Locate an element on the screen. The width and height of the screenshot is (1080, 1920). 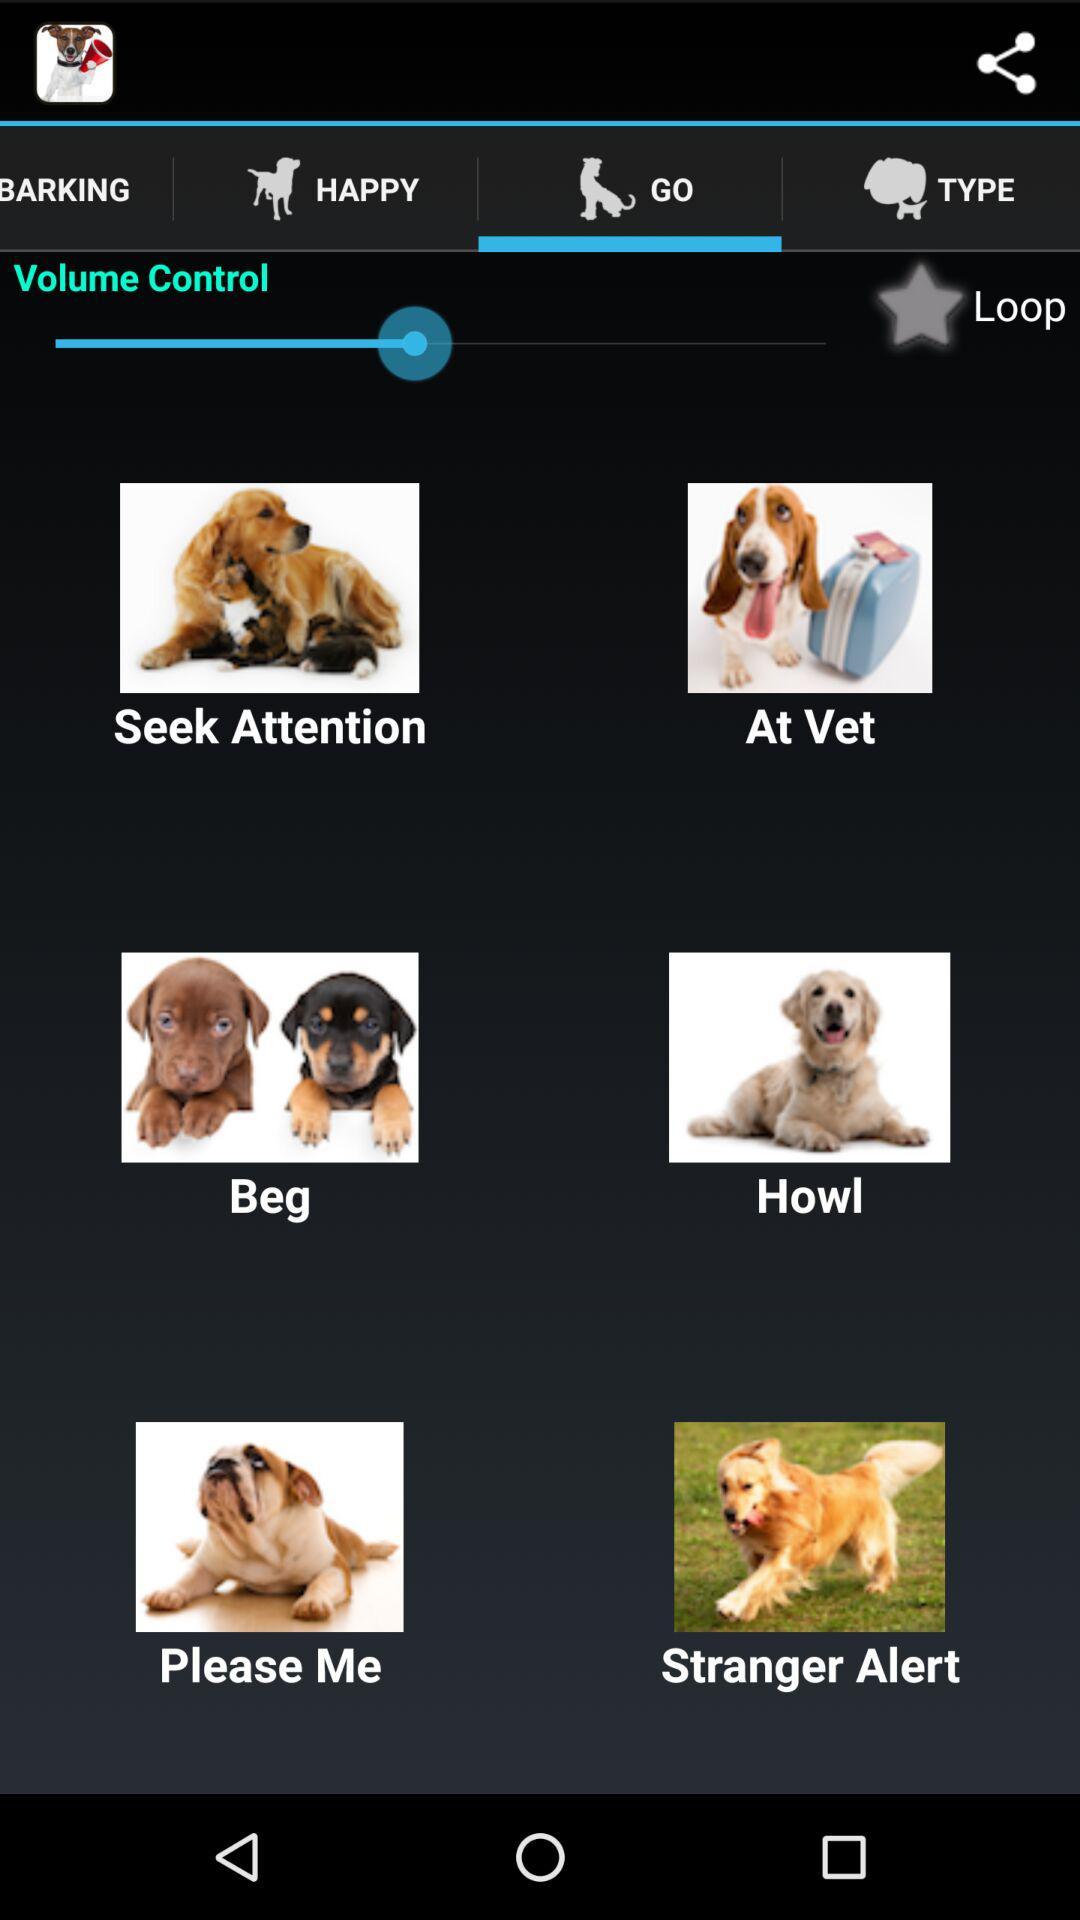
please me is located at coordinates (270, 1557).